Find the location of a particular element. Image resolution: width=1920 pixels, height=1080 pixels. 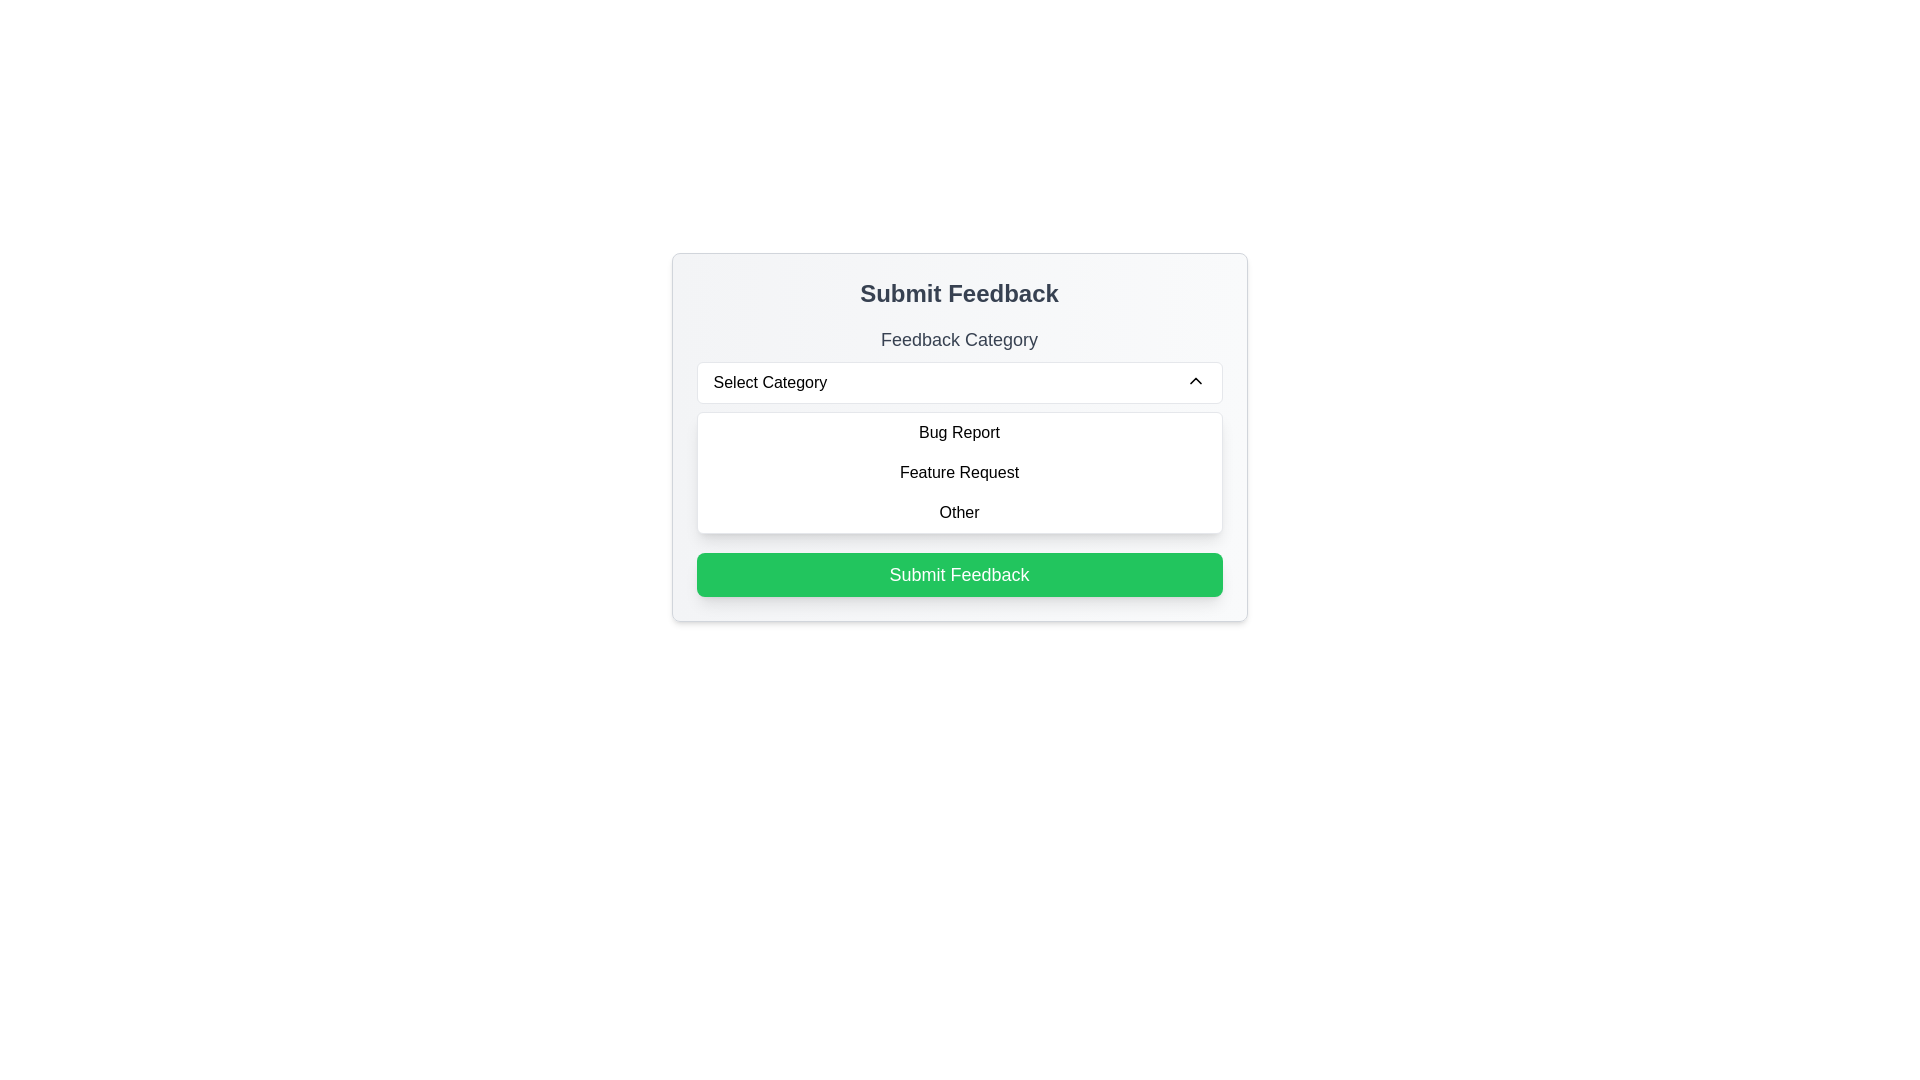

the 'Feature Request' option in the feedback category dropdown menu is located at coordinates (958, 473).